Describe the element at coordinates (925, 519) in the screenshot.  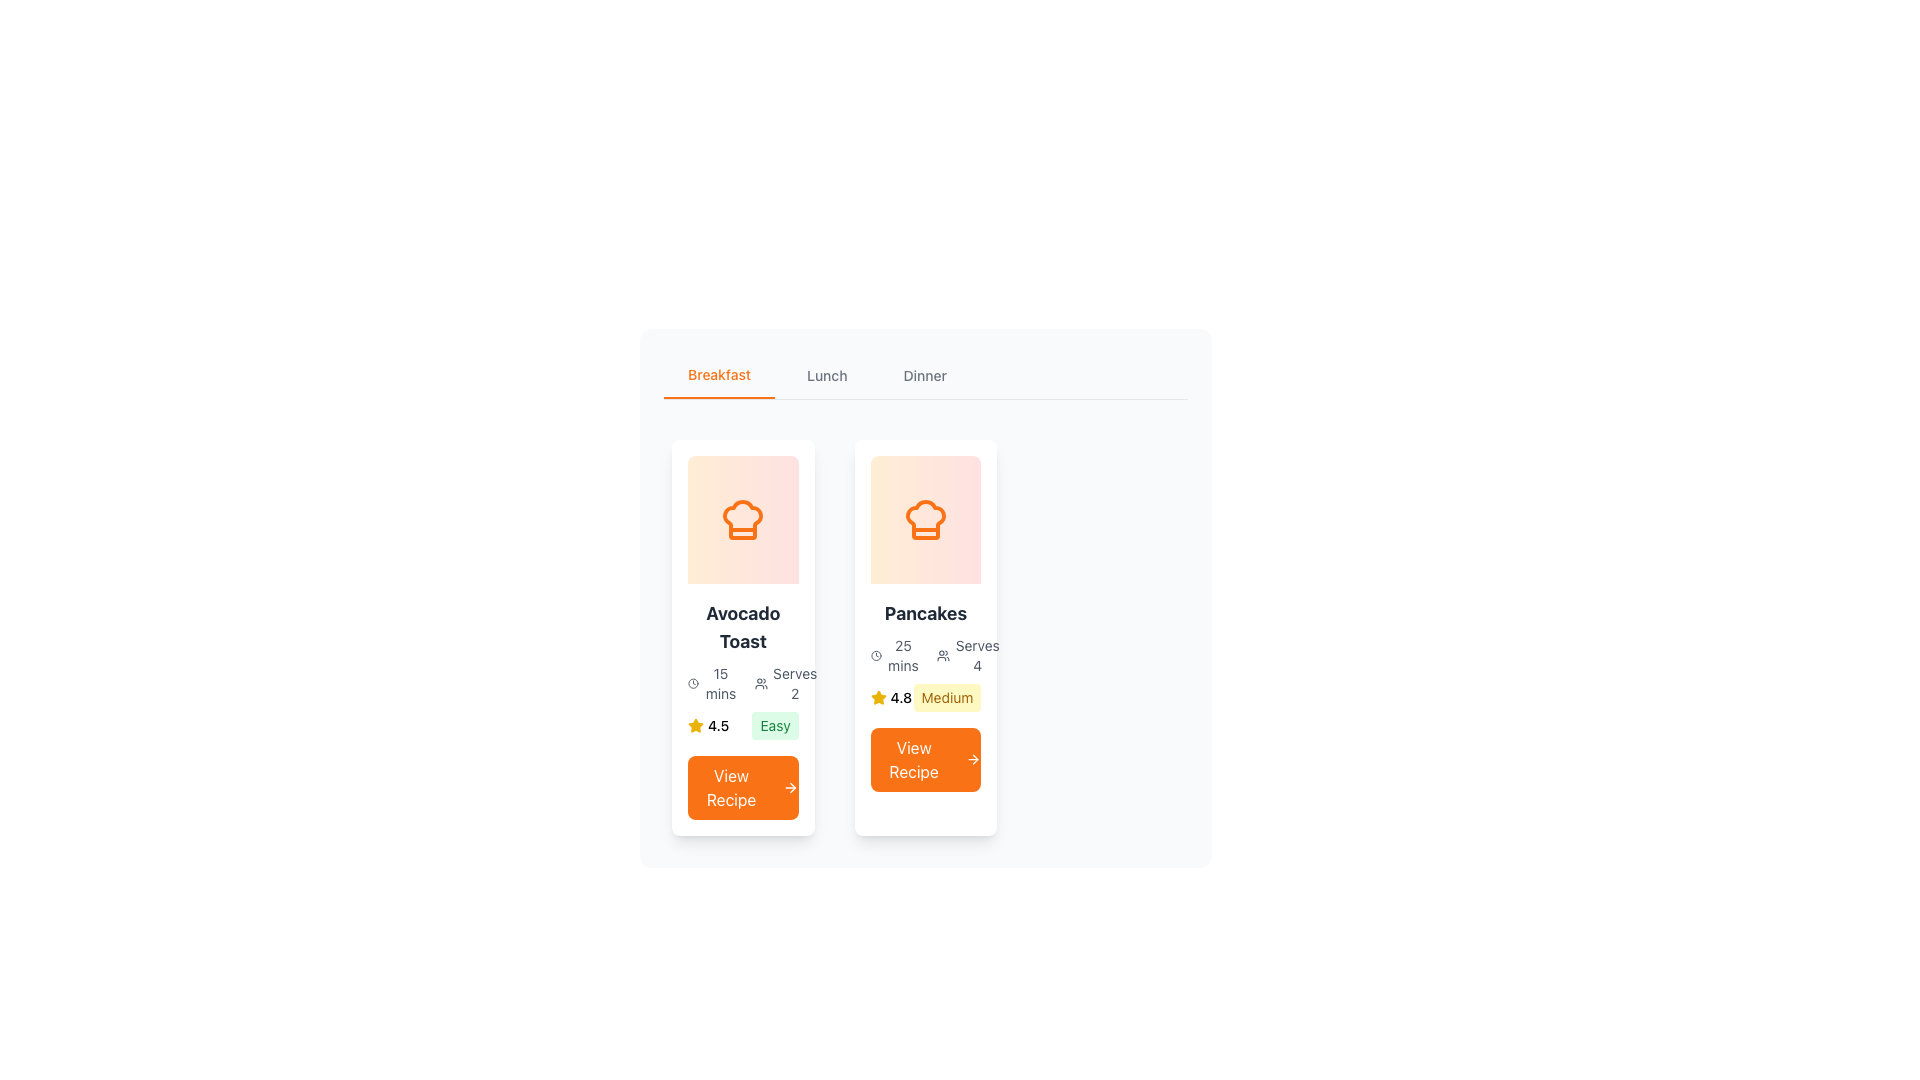
I see `the chef's hat icon with strong orange strokes located in the second recipe card titled 'Pancakes' in the 'Breakfast' tab` at that location.